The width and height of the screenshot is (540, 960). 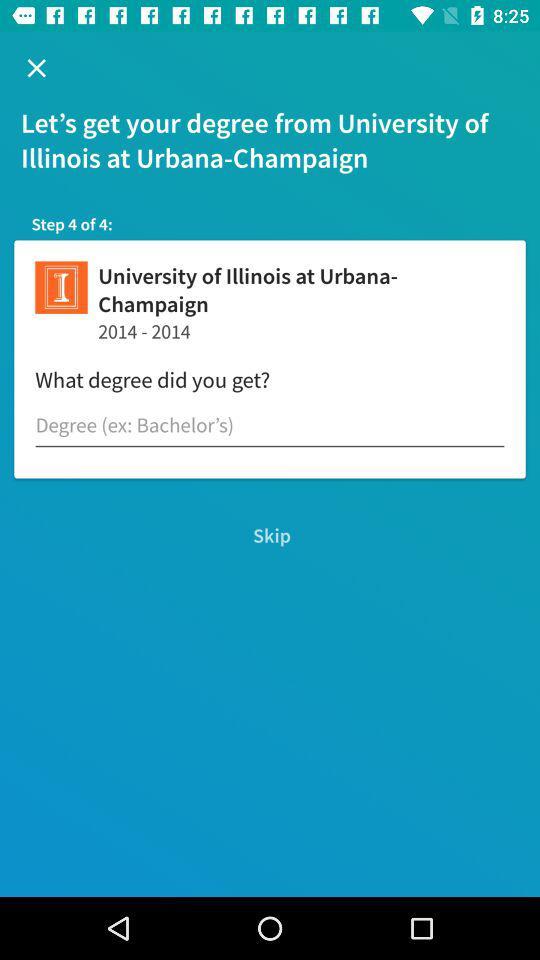 What do you see at coordinates (36, 68) in the screenshot?
I see `the item above let s get icon` at bounding box center [36, 68].